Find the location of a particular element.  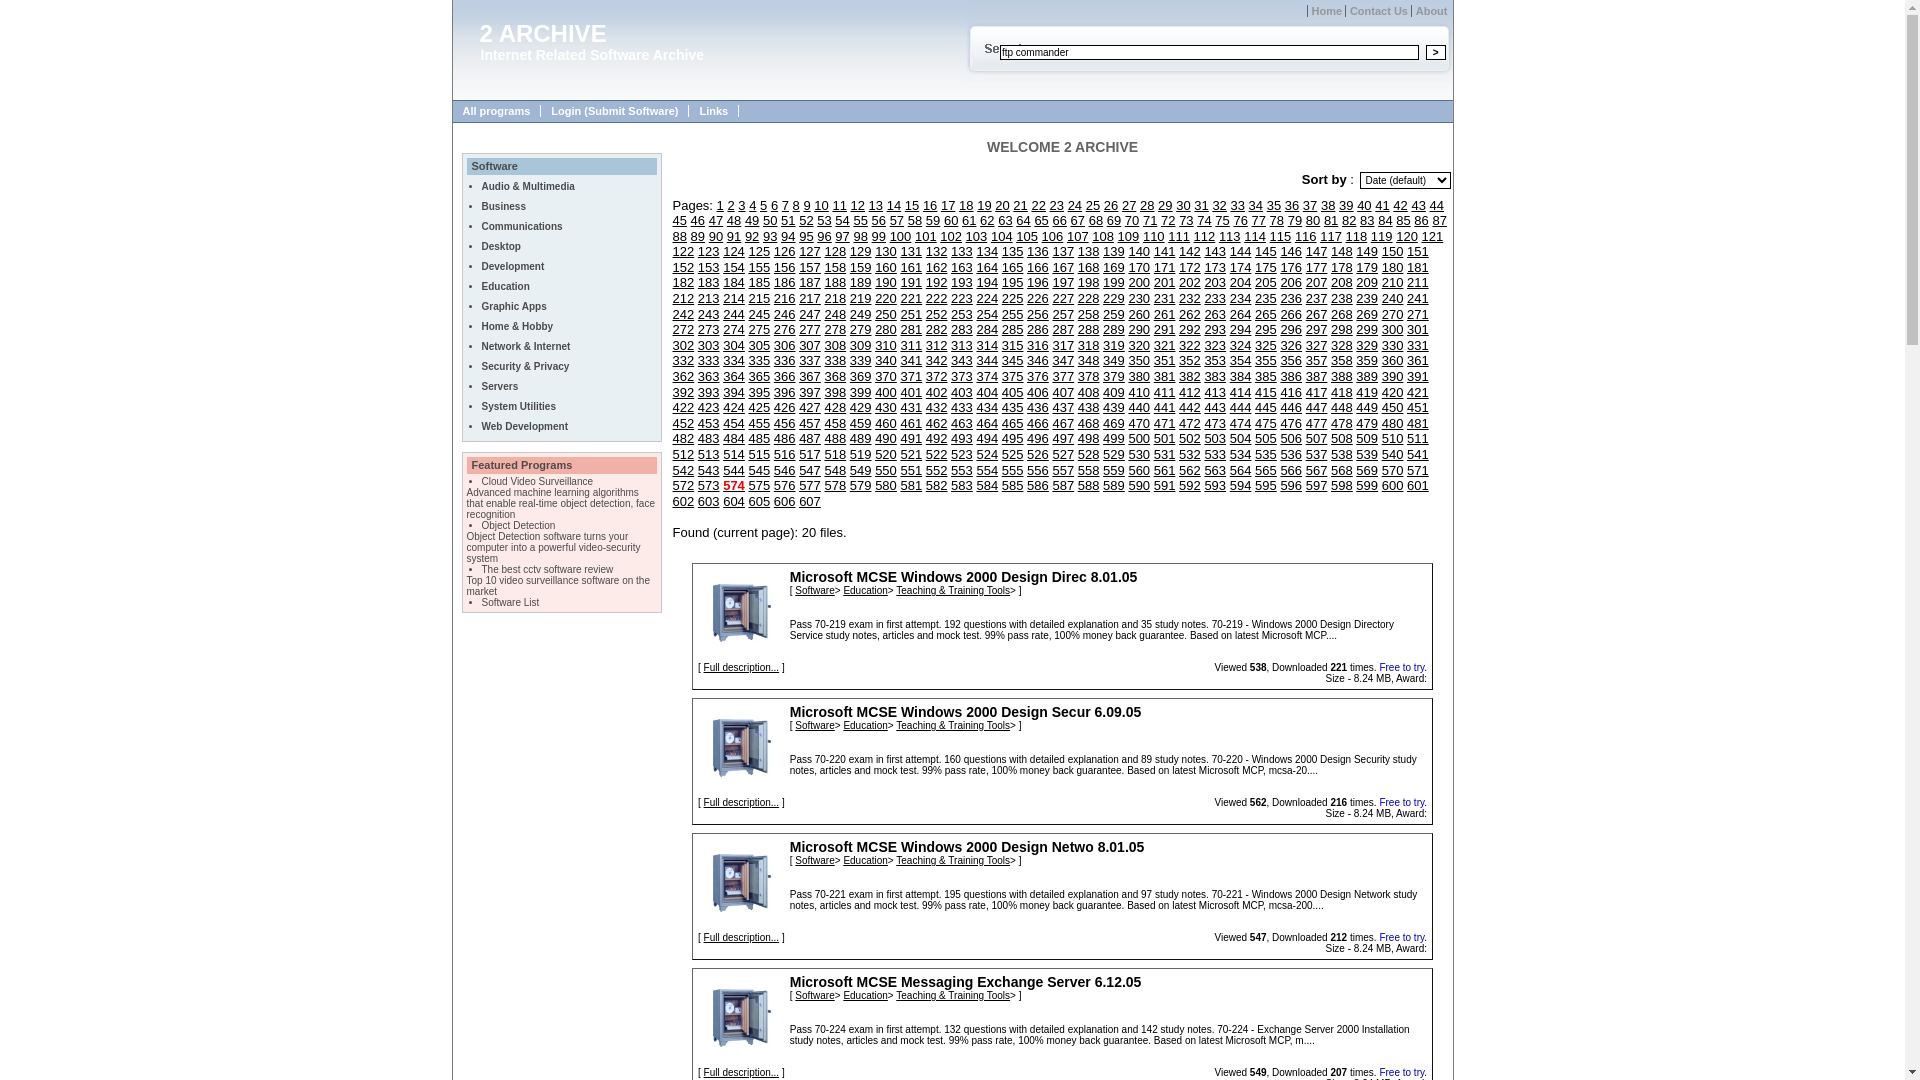

'397' is located at coordinates (810, 392).